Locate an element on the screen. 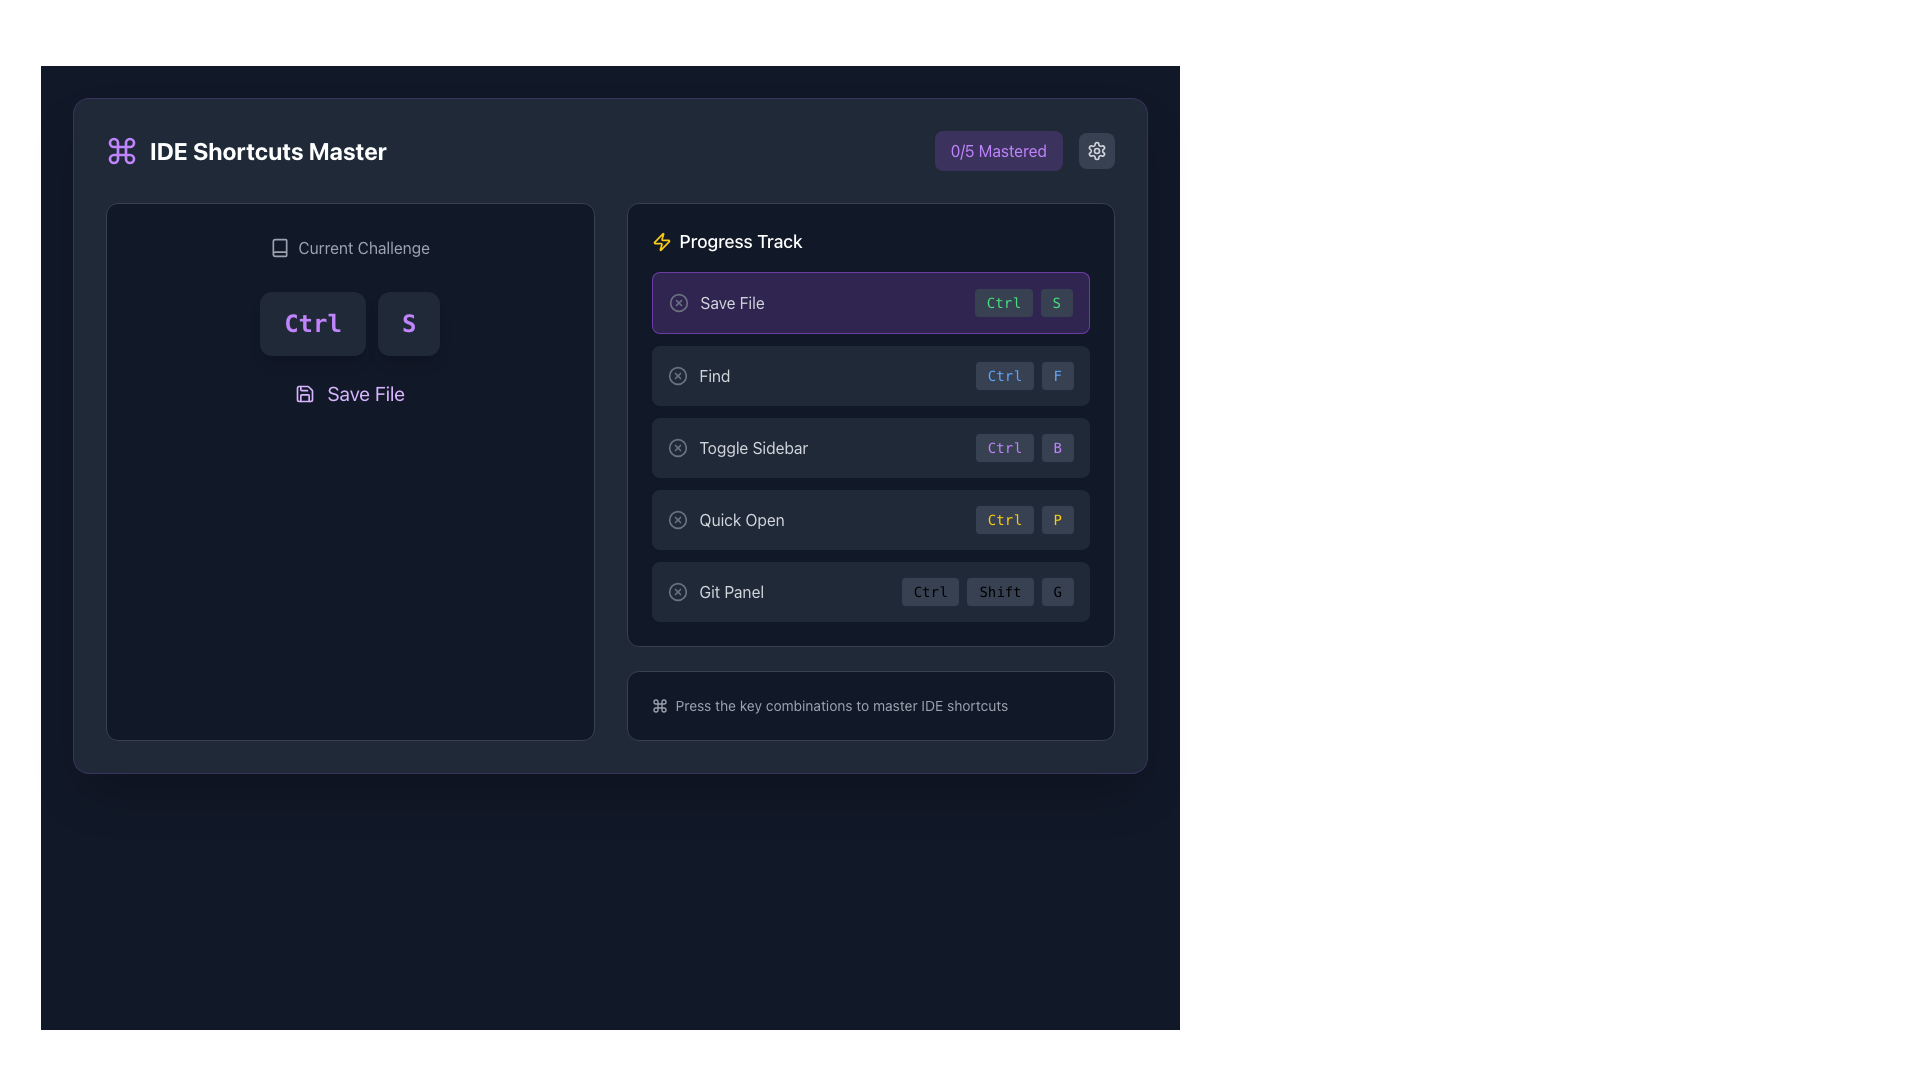 This screenshot has width=1920, height=1080. the 'Git Panel' list item in the interactive menu is located at coordinates (870, 590).